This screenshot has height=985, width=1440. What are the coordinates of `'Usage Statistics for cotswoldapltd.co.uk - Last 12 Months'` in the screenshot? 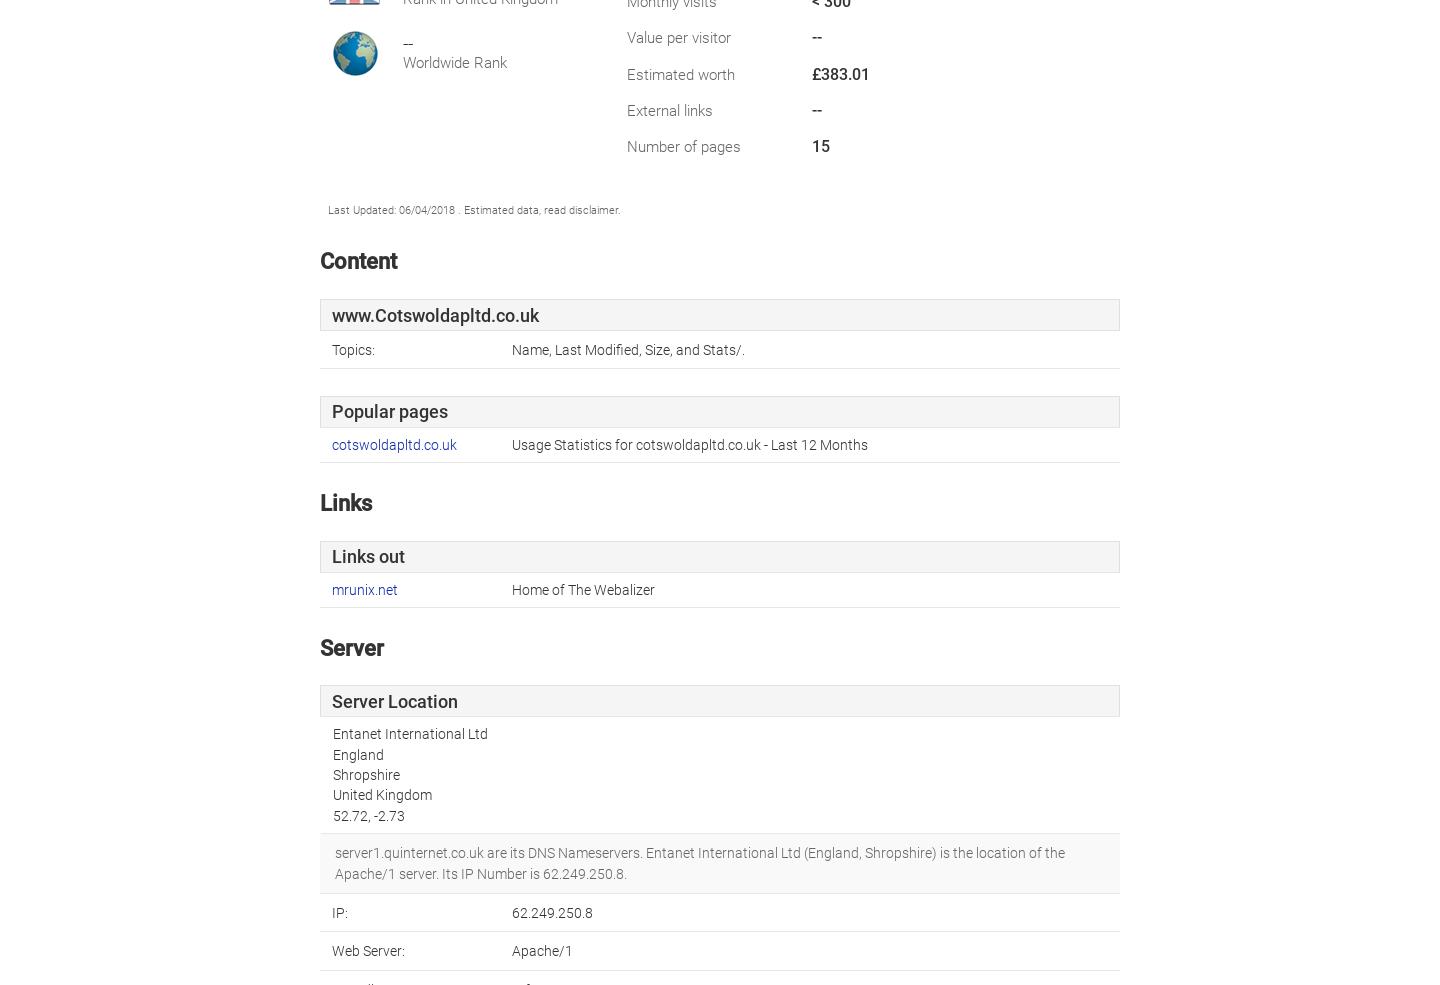 It's located at (690, 443).